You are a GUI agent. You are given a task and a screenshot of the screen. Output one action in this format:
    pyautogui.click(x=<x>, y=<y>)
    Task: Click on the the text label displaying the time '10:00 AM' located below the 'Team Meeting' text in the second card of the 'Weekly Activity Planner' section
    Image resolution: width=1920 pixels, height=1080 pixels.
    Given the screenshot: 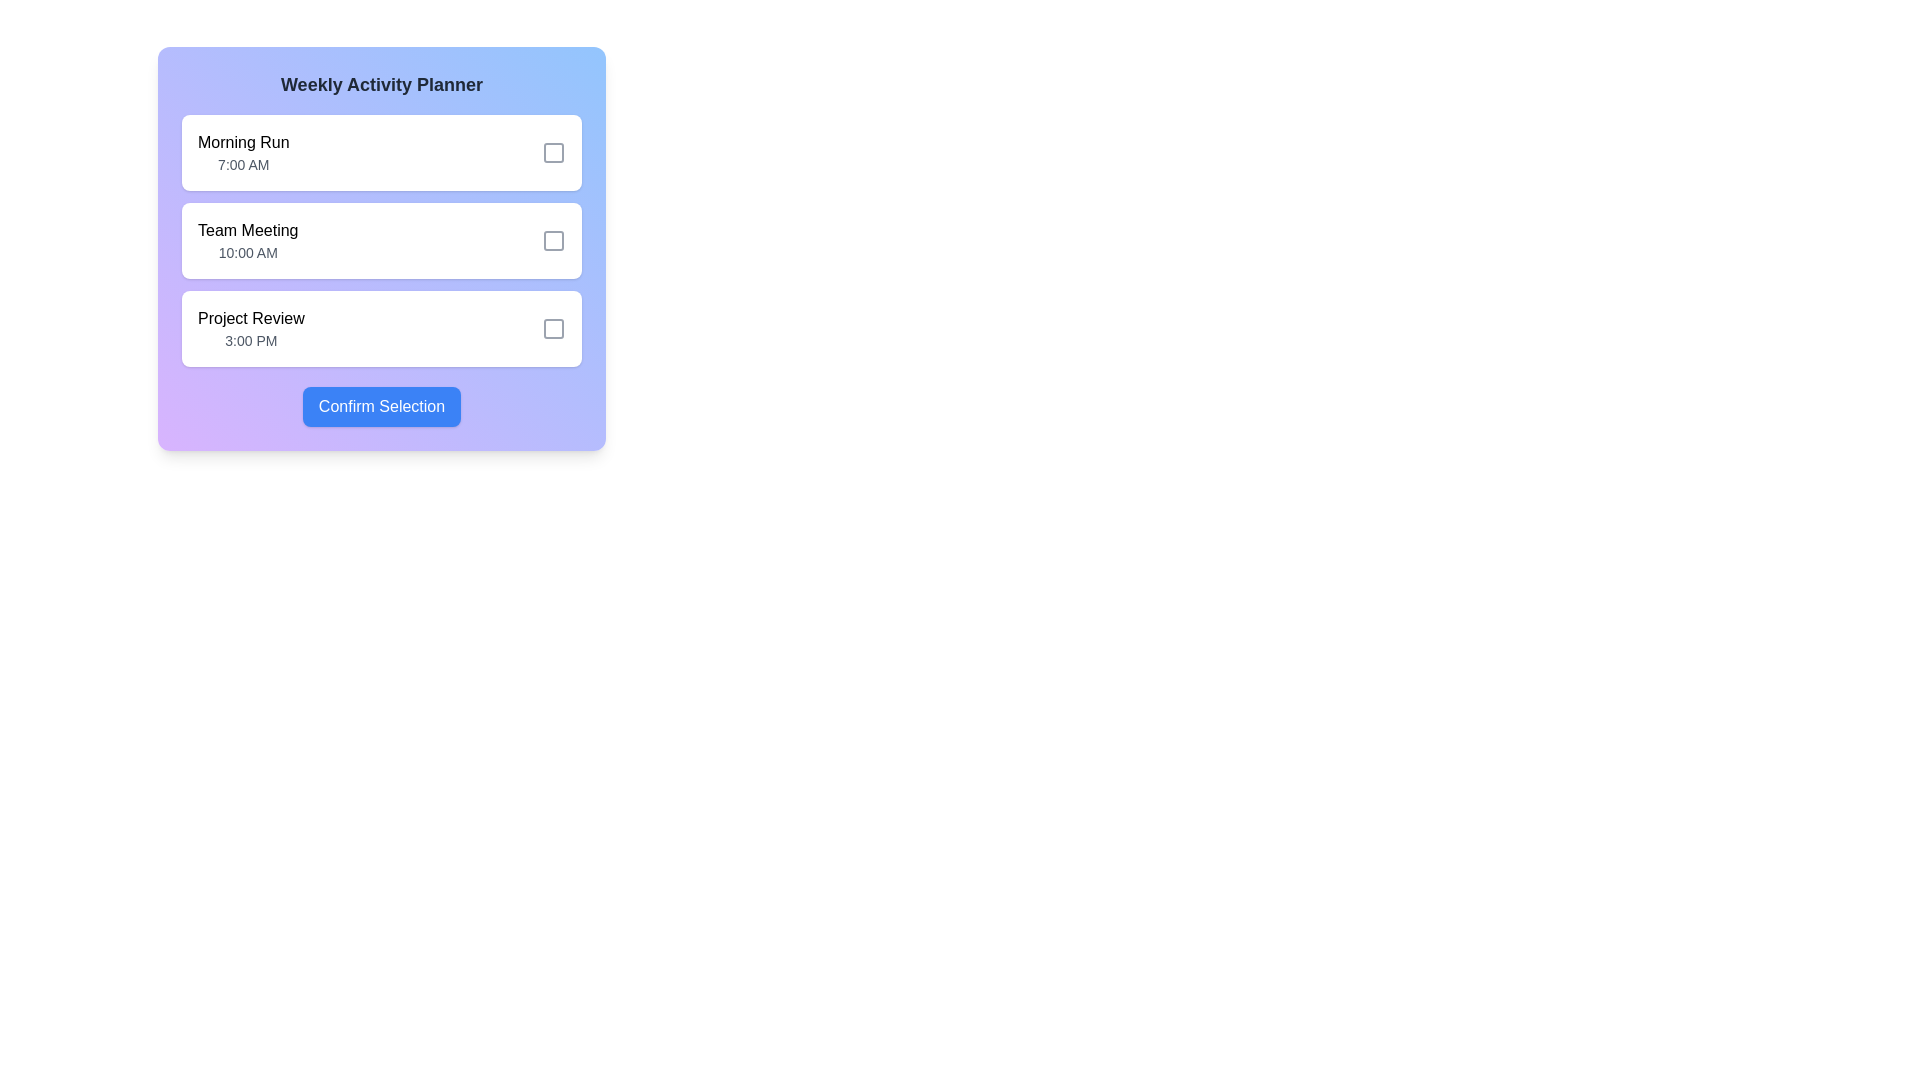 What is the action you would take?
    pyautogui.click(x=247, y=252)
    